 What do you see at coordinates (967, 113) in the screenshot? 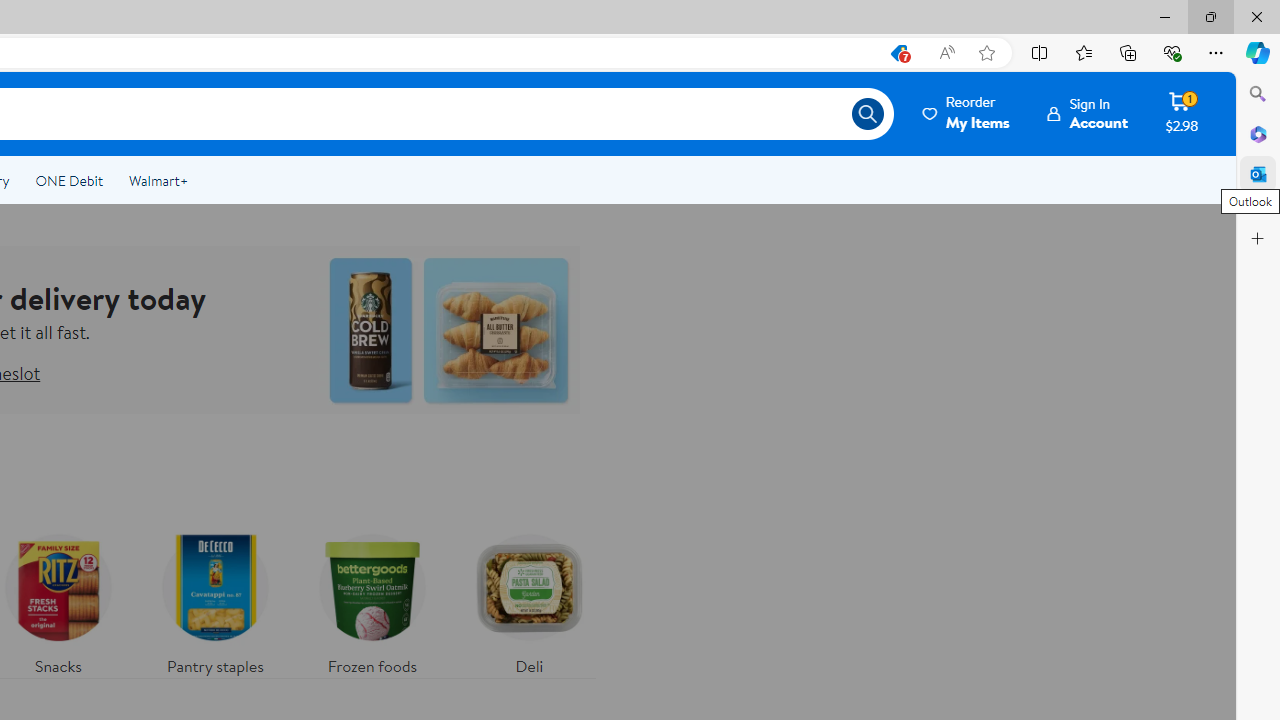
I see `'ReorderMy Items'` at bounding box center [967, 113].